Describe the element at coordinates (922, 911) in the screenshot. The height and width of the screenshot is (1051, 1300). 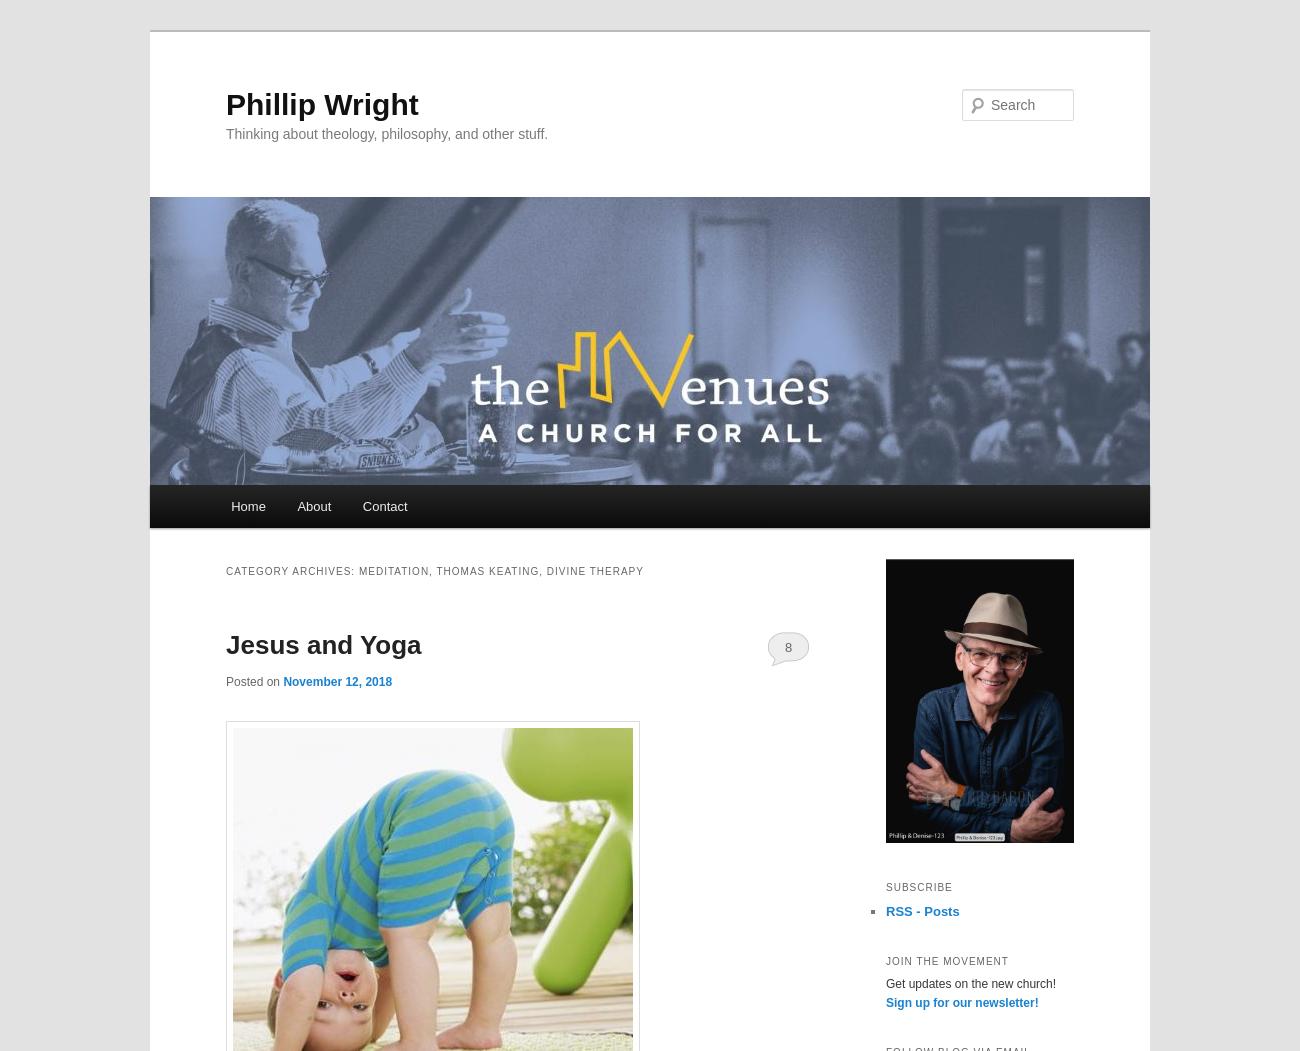
I see `'RSS - Posts'` at that location.